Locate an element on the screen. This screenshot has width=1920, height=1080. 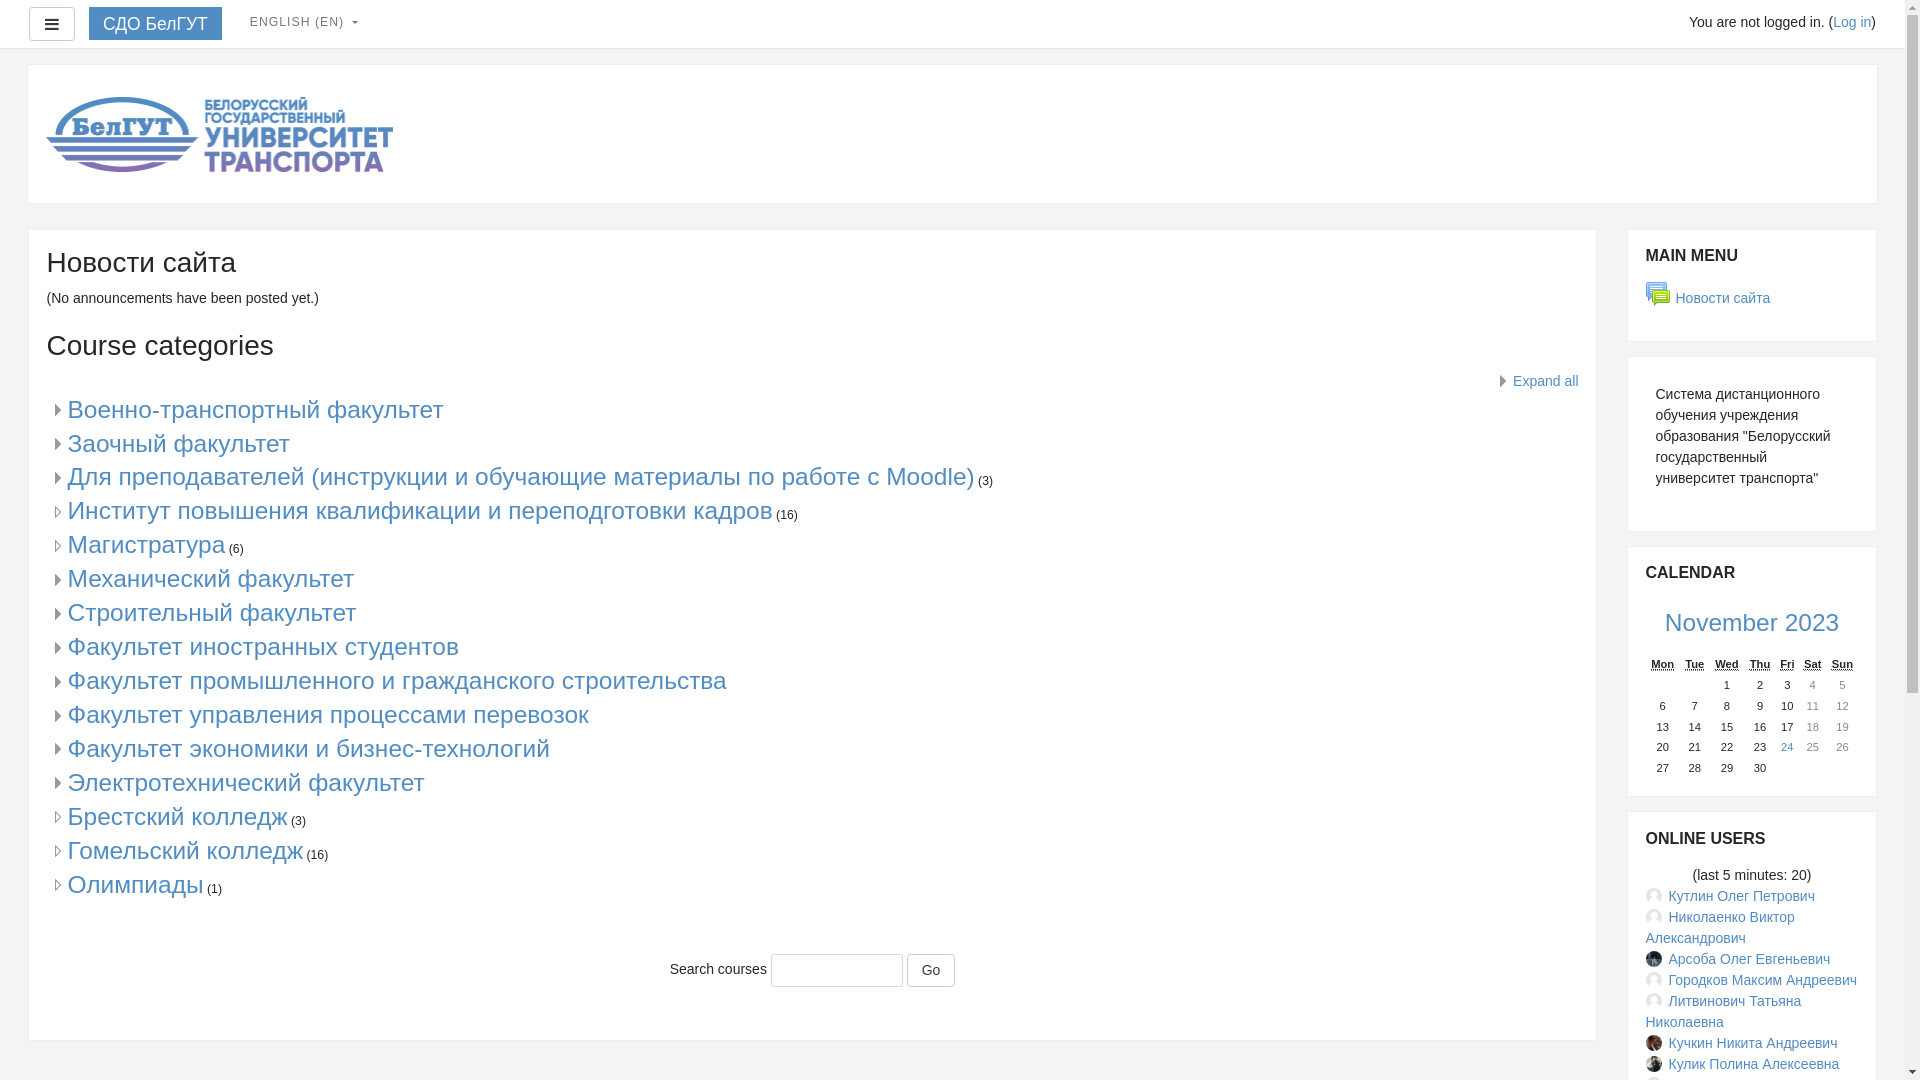
'Go' is located at coordinates (930, 970).